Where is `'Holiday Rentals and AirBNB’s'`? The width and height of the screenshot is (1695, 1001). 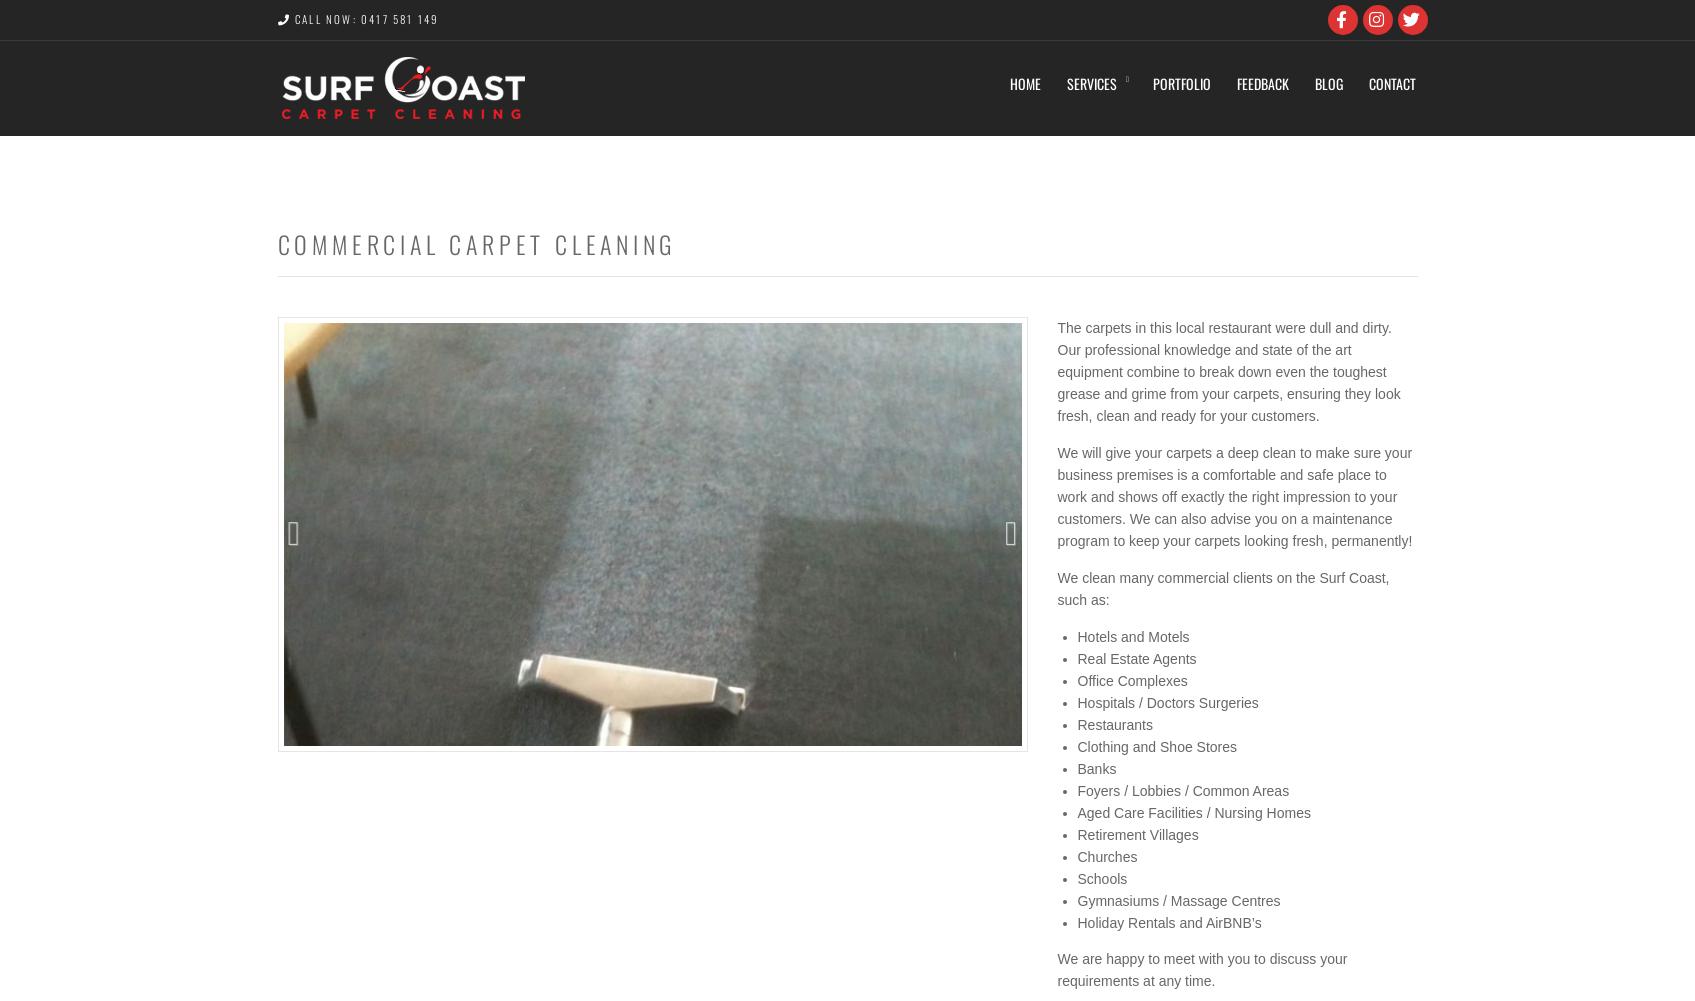 'Holiday Rentals and AirBNB’s' is located at coordinates (1168, 923).